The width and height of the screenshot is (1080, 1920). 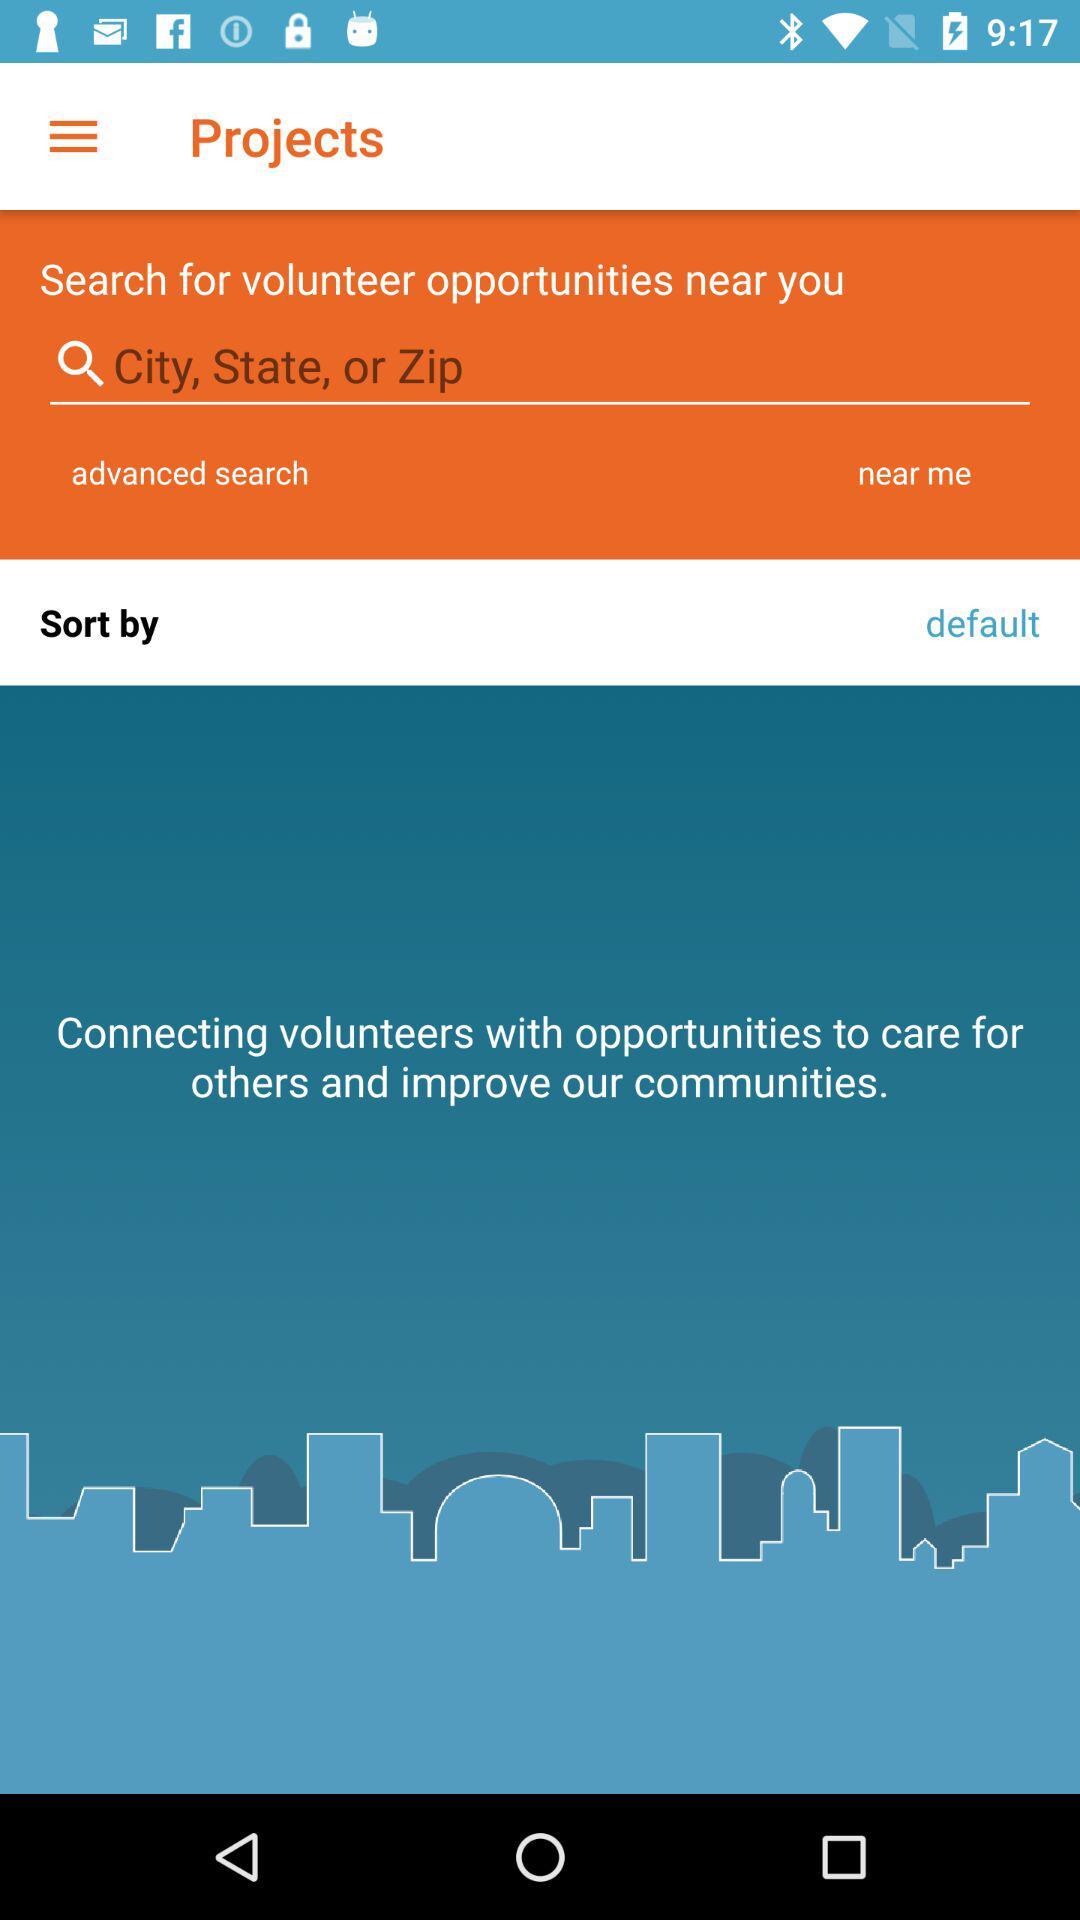 I want to click on item to the left of near me icon, so click(x=190, y=471).